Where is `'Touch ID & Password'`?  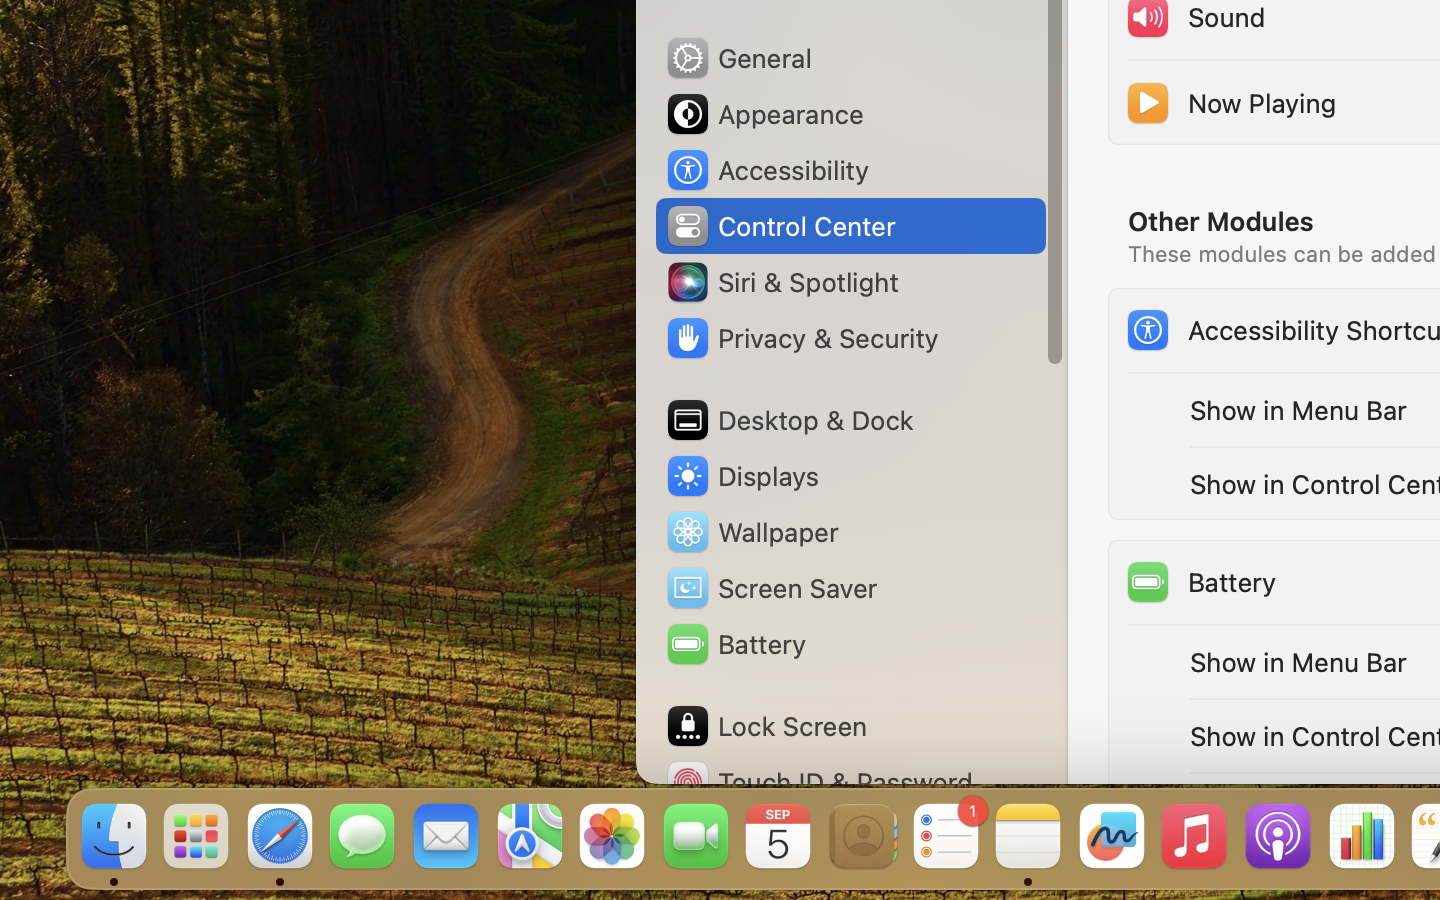 'Touch ID & Password' is located at coordinates (819, 781).